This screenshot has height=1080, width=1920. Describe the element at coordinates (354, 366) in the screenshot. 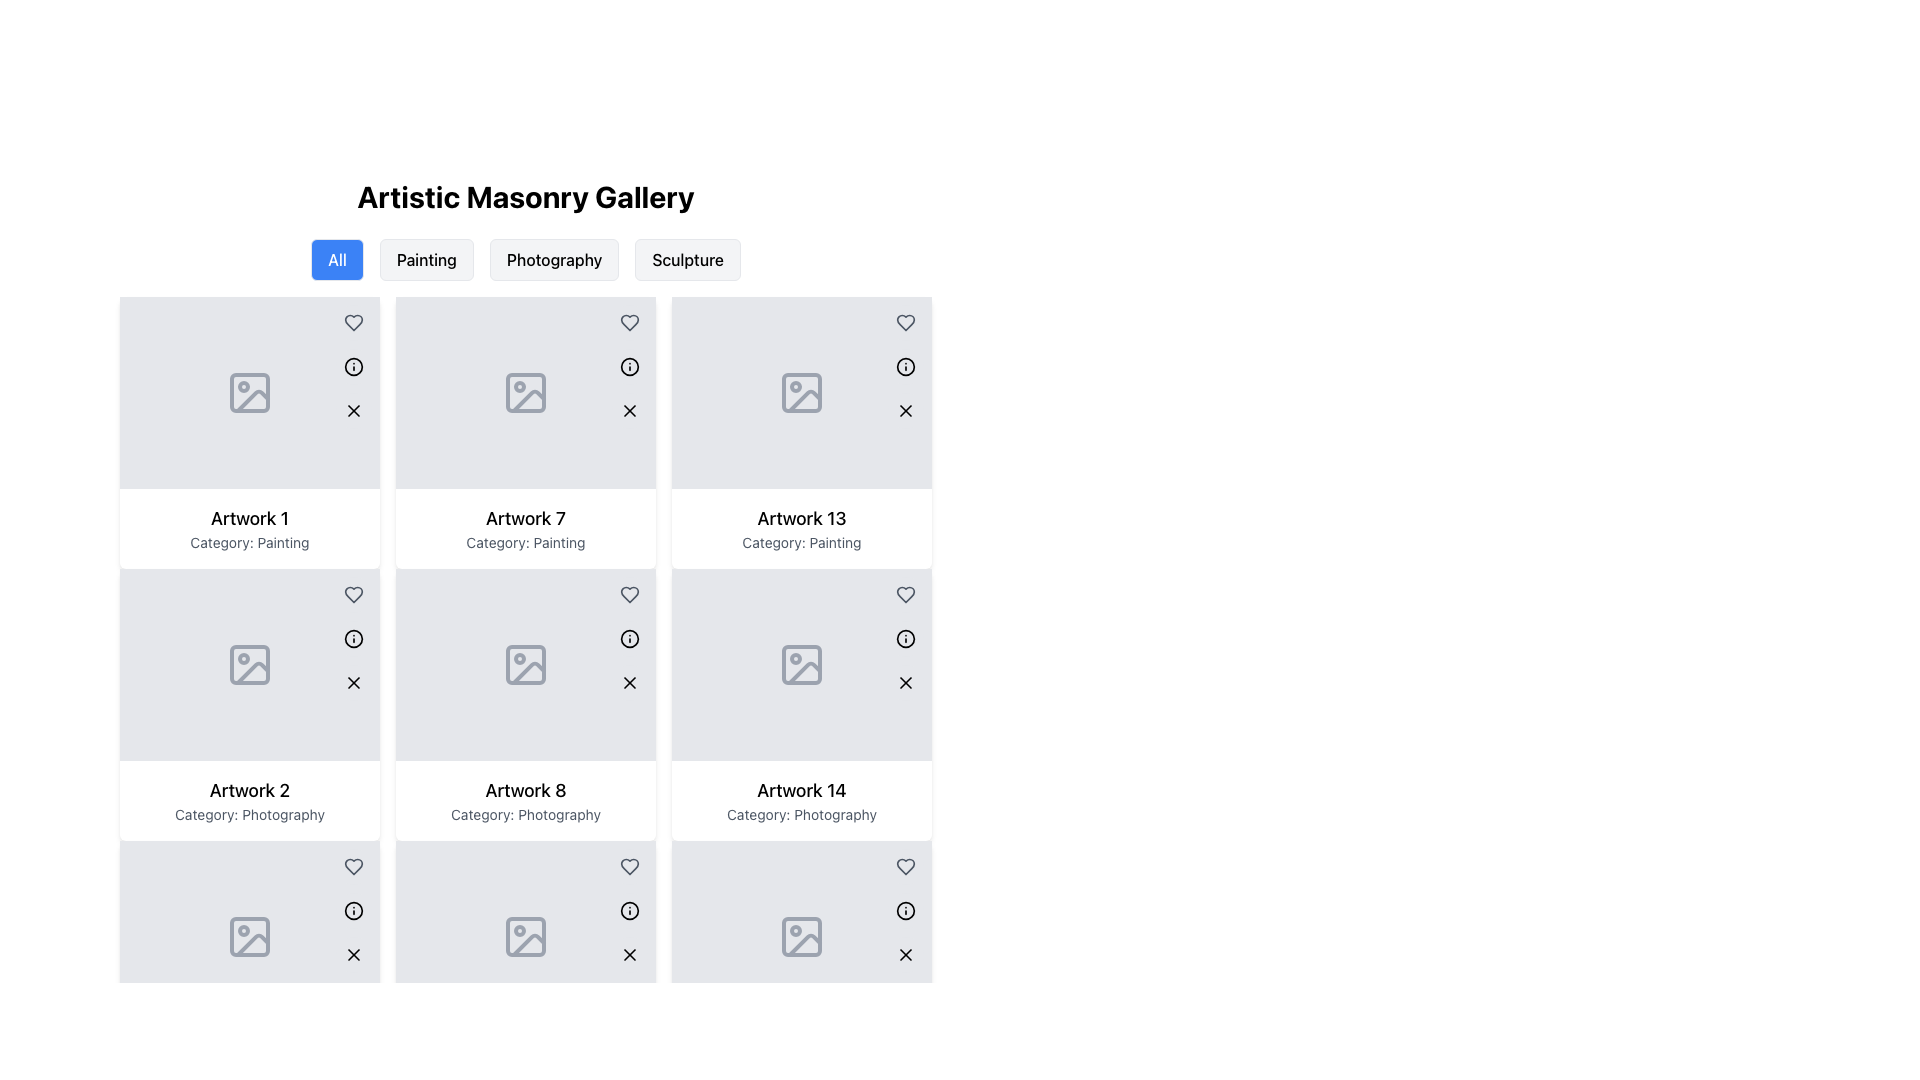

I see `Circle SVG element located in the second column of the first row of a grid layout, which has a thin black border and is positioned next to other icons like the heart symbol` at that location.